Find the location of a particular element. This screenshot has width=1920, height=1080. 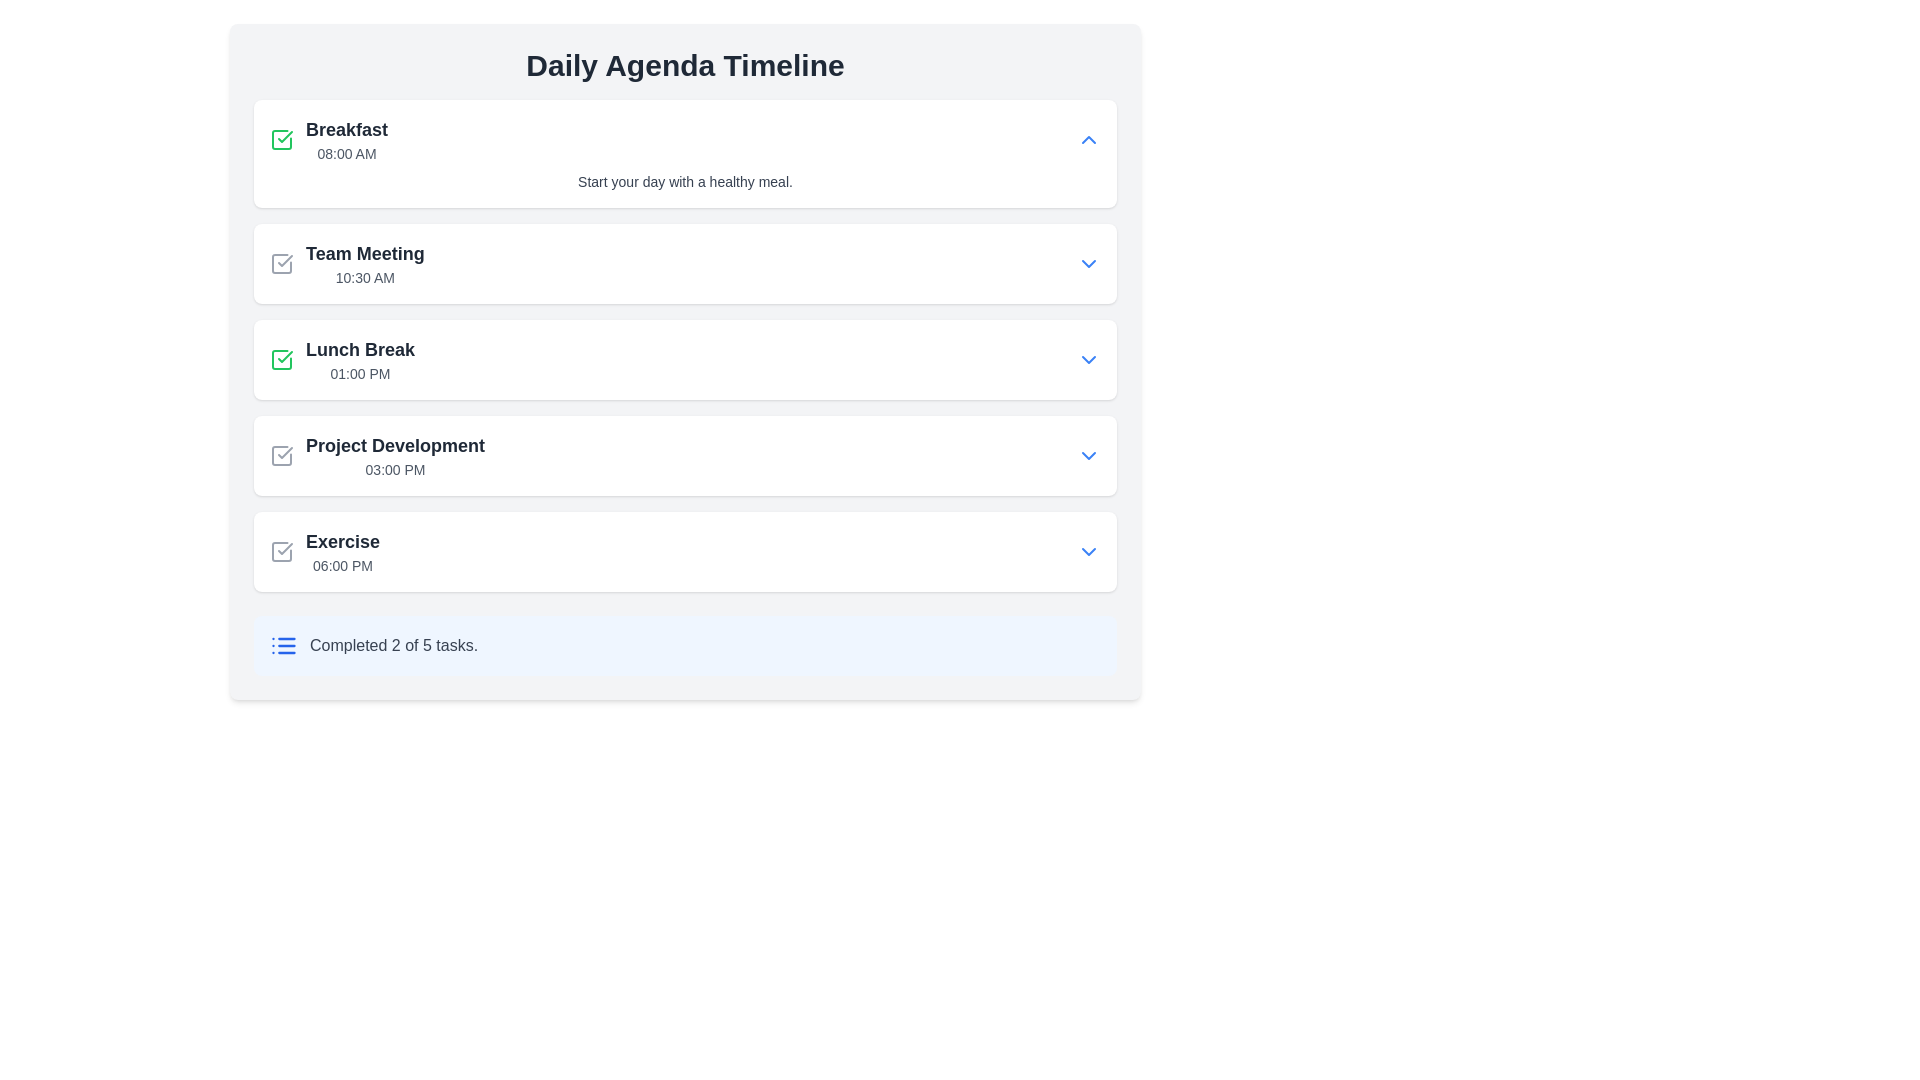

the Checkbox icon representing the status of the associated task located to the left of the 'Exercise' text and above the '06:00 PM' text in the last list item of the agenda is located at coordinates (281, 551).